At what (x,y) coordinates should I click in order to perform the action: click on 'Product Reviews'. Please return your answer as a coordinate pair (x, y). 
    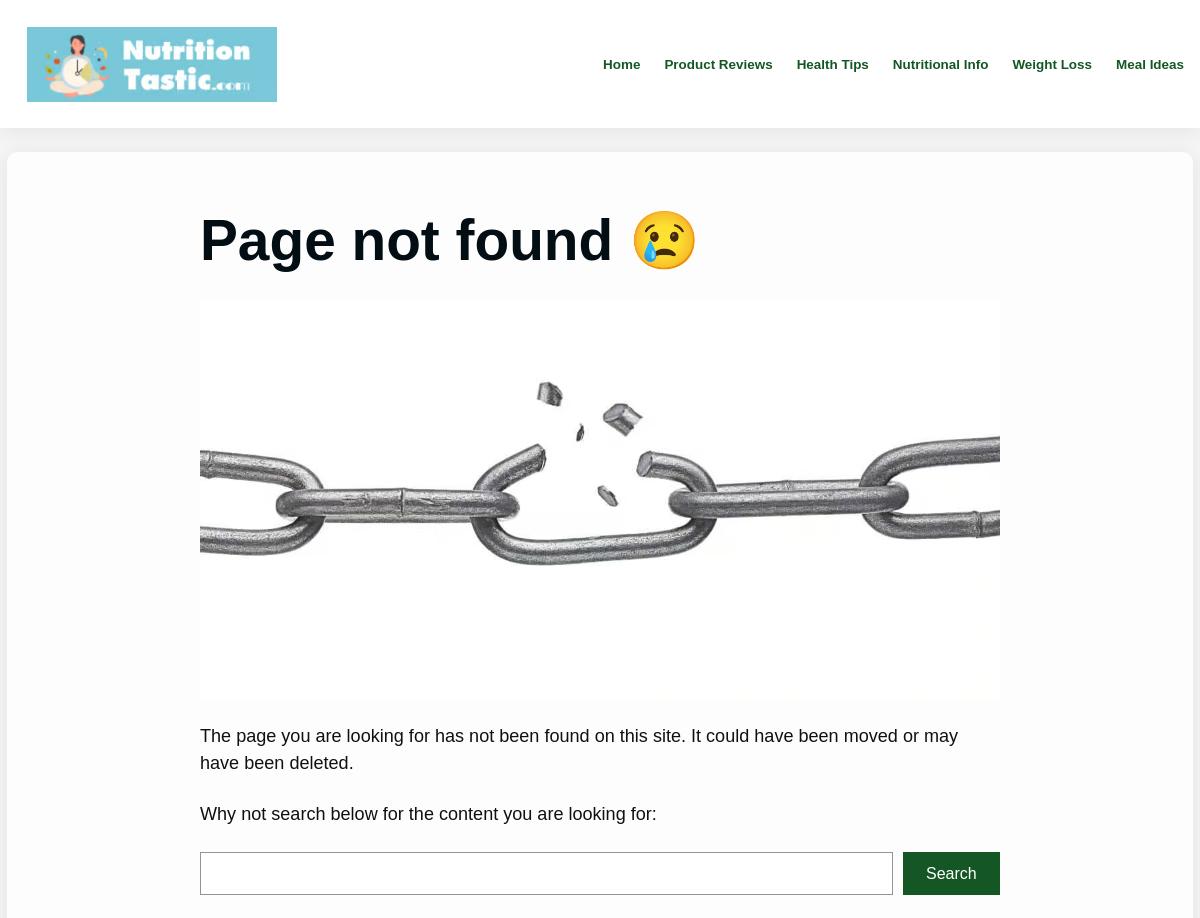
    Looking at the image, I should click on (717, 63).